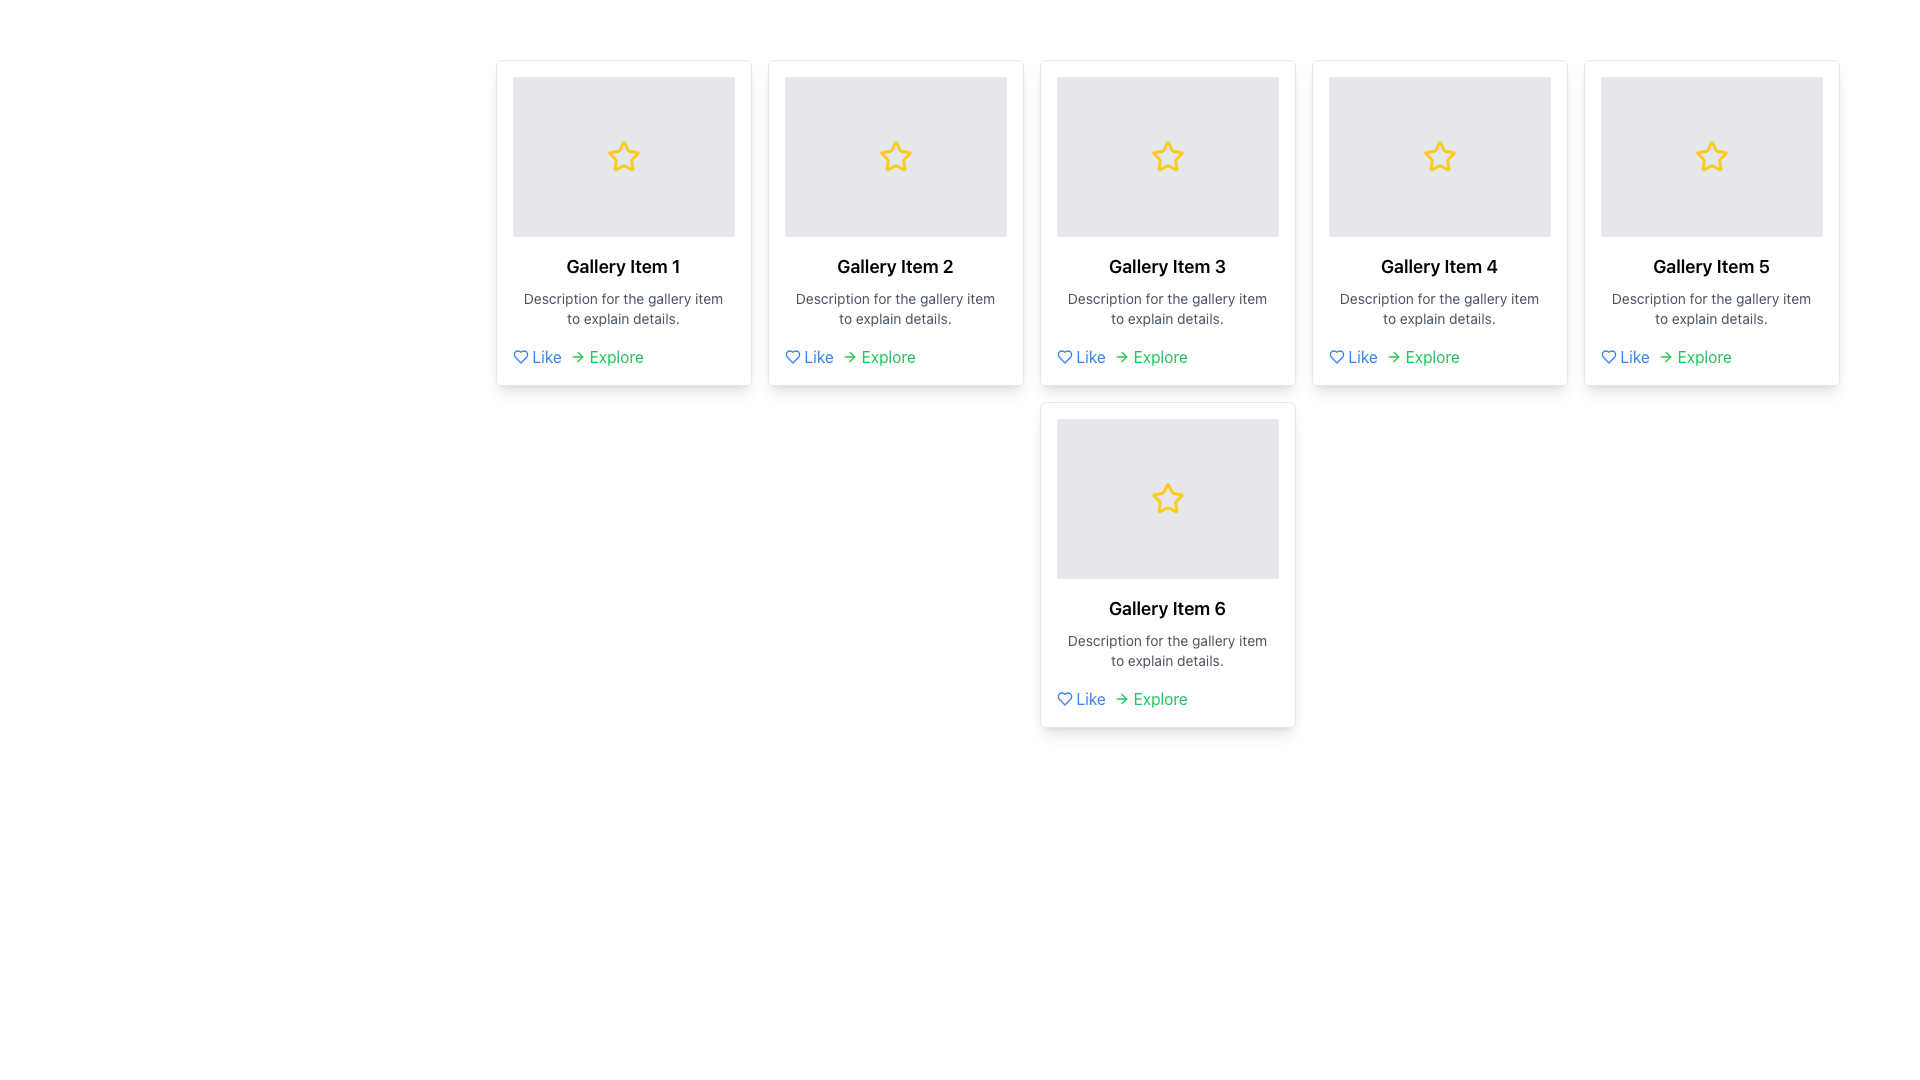 This screenshot has width=1920, height=1080. Describe the element at coordinates (1167, 608) in the screenshot. I see `the heading text of the card labeled 'Gallery Item 6', located in the bottom-most row and rightmost column of the grid layout` at that location.